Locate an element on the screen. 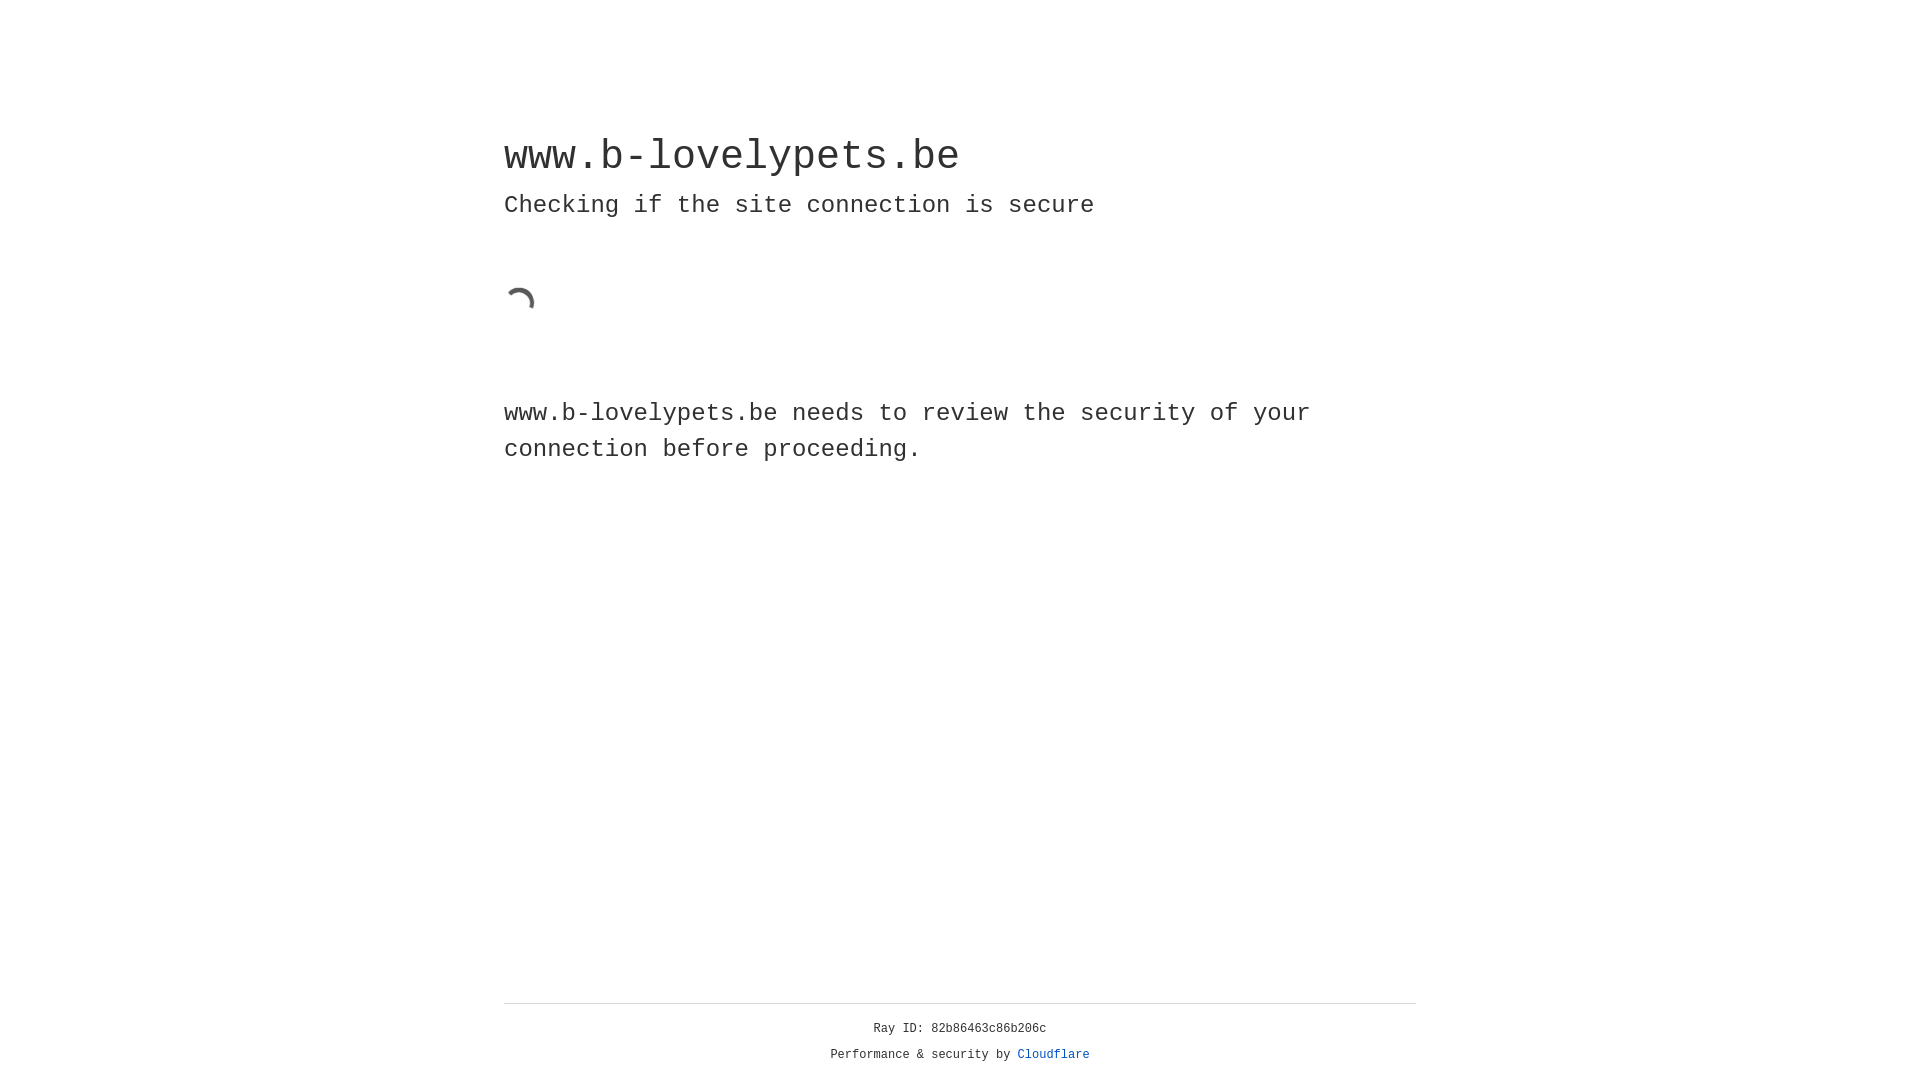  'Cloudflare' is located at coordinates (1053, 1054).